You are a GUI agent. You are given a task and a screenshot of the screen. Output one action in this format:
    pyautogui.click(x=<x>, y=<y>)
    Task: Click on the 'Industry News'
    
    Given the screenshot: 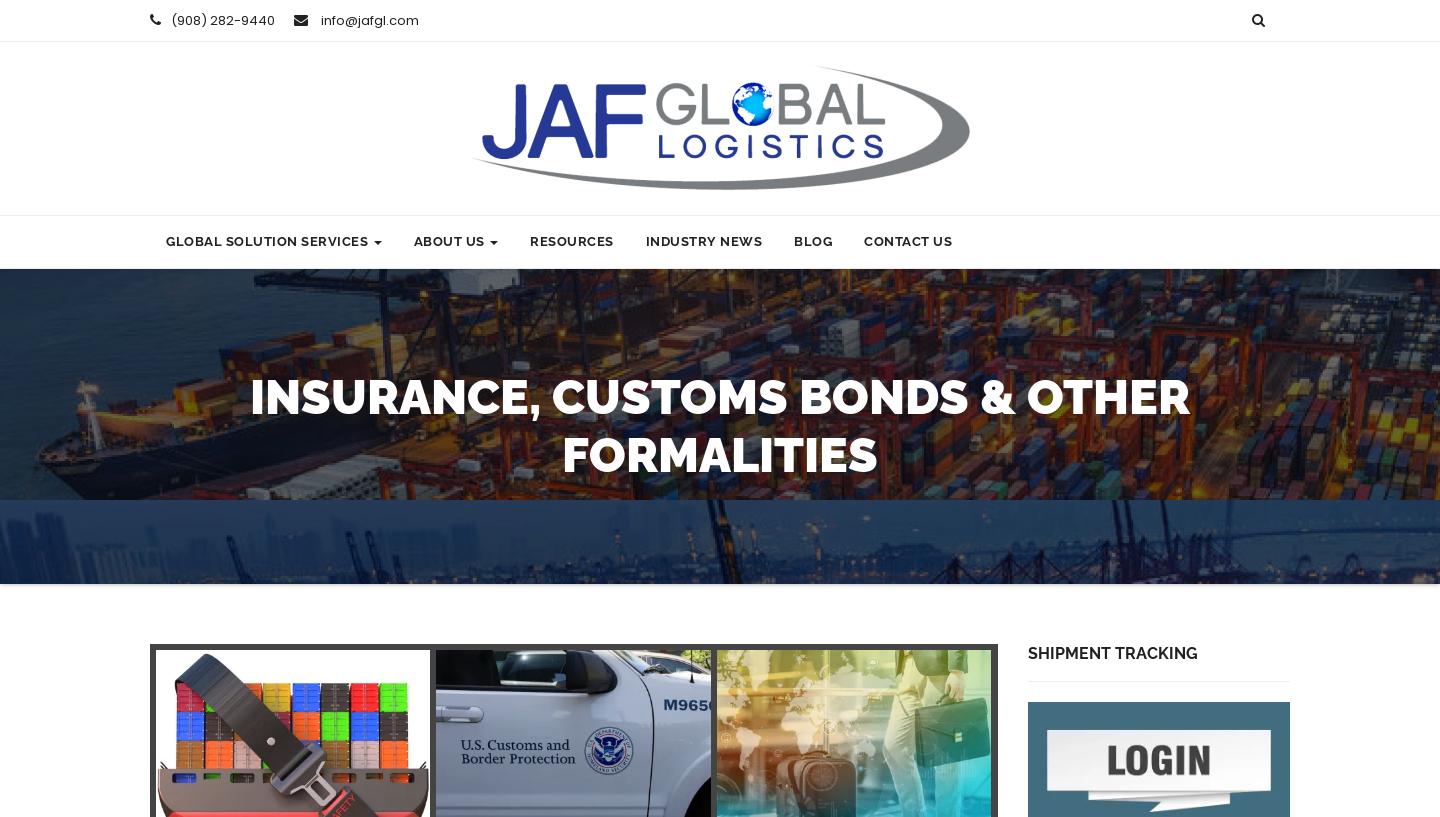 What is the action you would take?
    pyautogui.click(x=703, y=240)
    